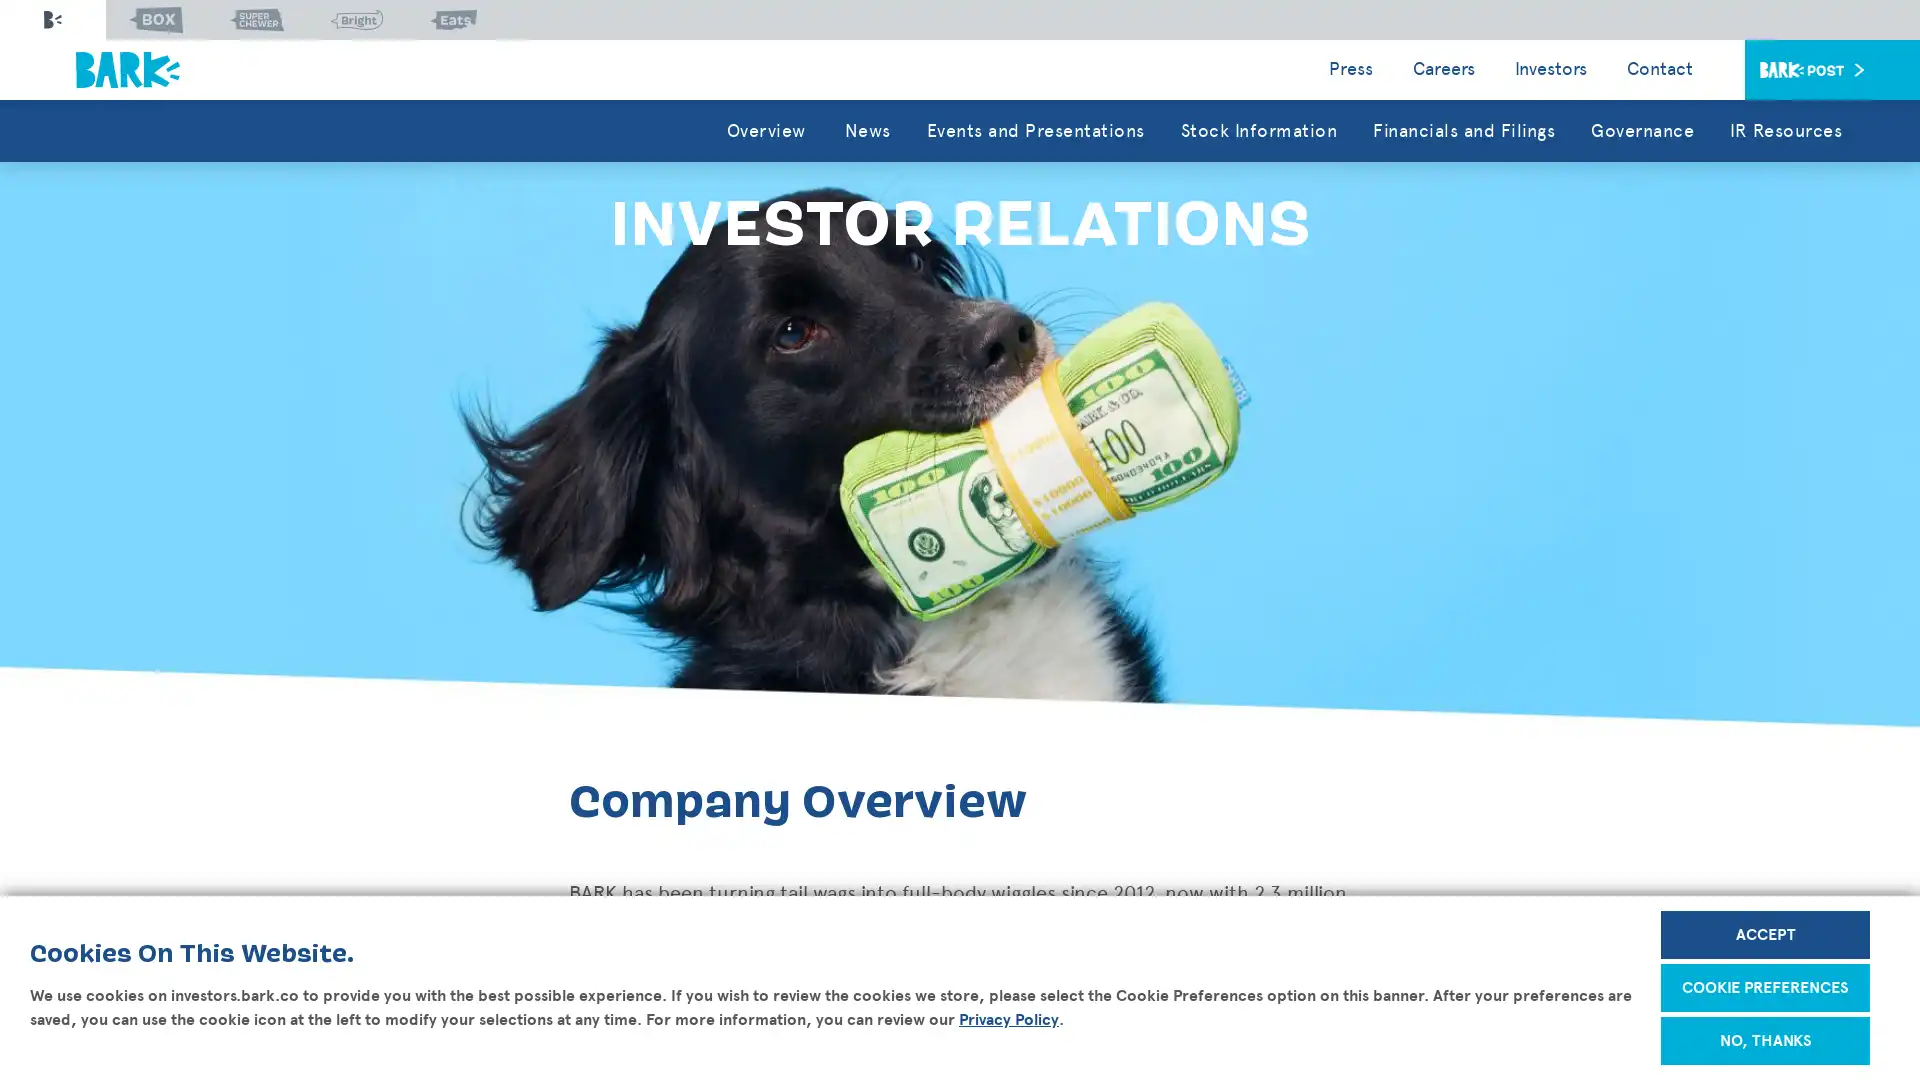 This screenshot has width=1920, height=1080. I want to click on ACCEPT, so click(1765, 934).